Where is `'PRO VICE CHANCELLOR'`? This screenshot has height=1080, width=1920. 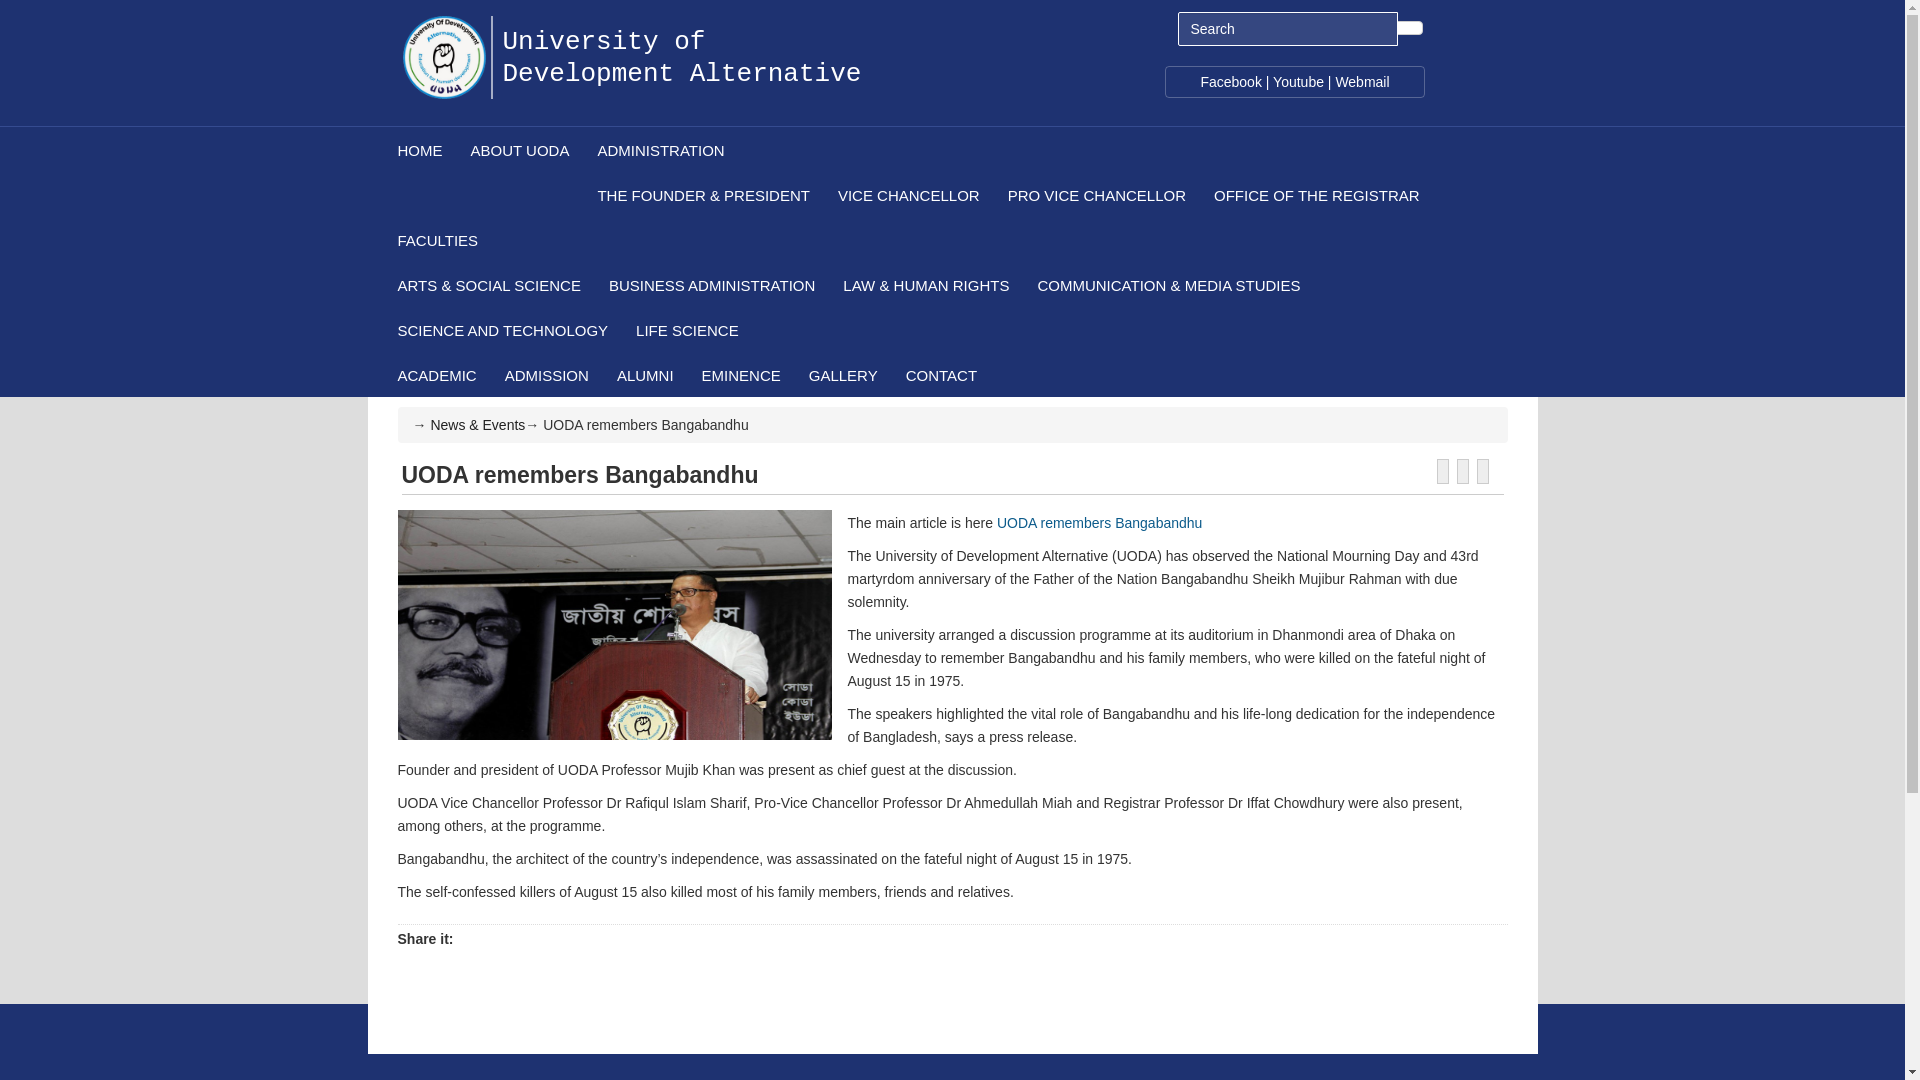 'PRO VICE CHANCELLOR' is located at coordinates (1094, 194).